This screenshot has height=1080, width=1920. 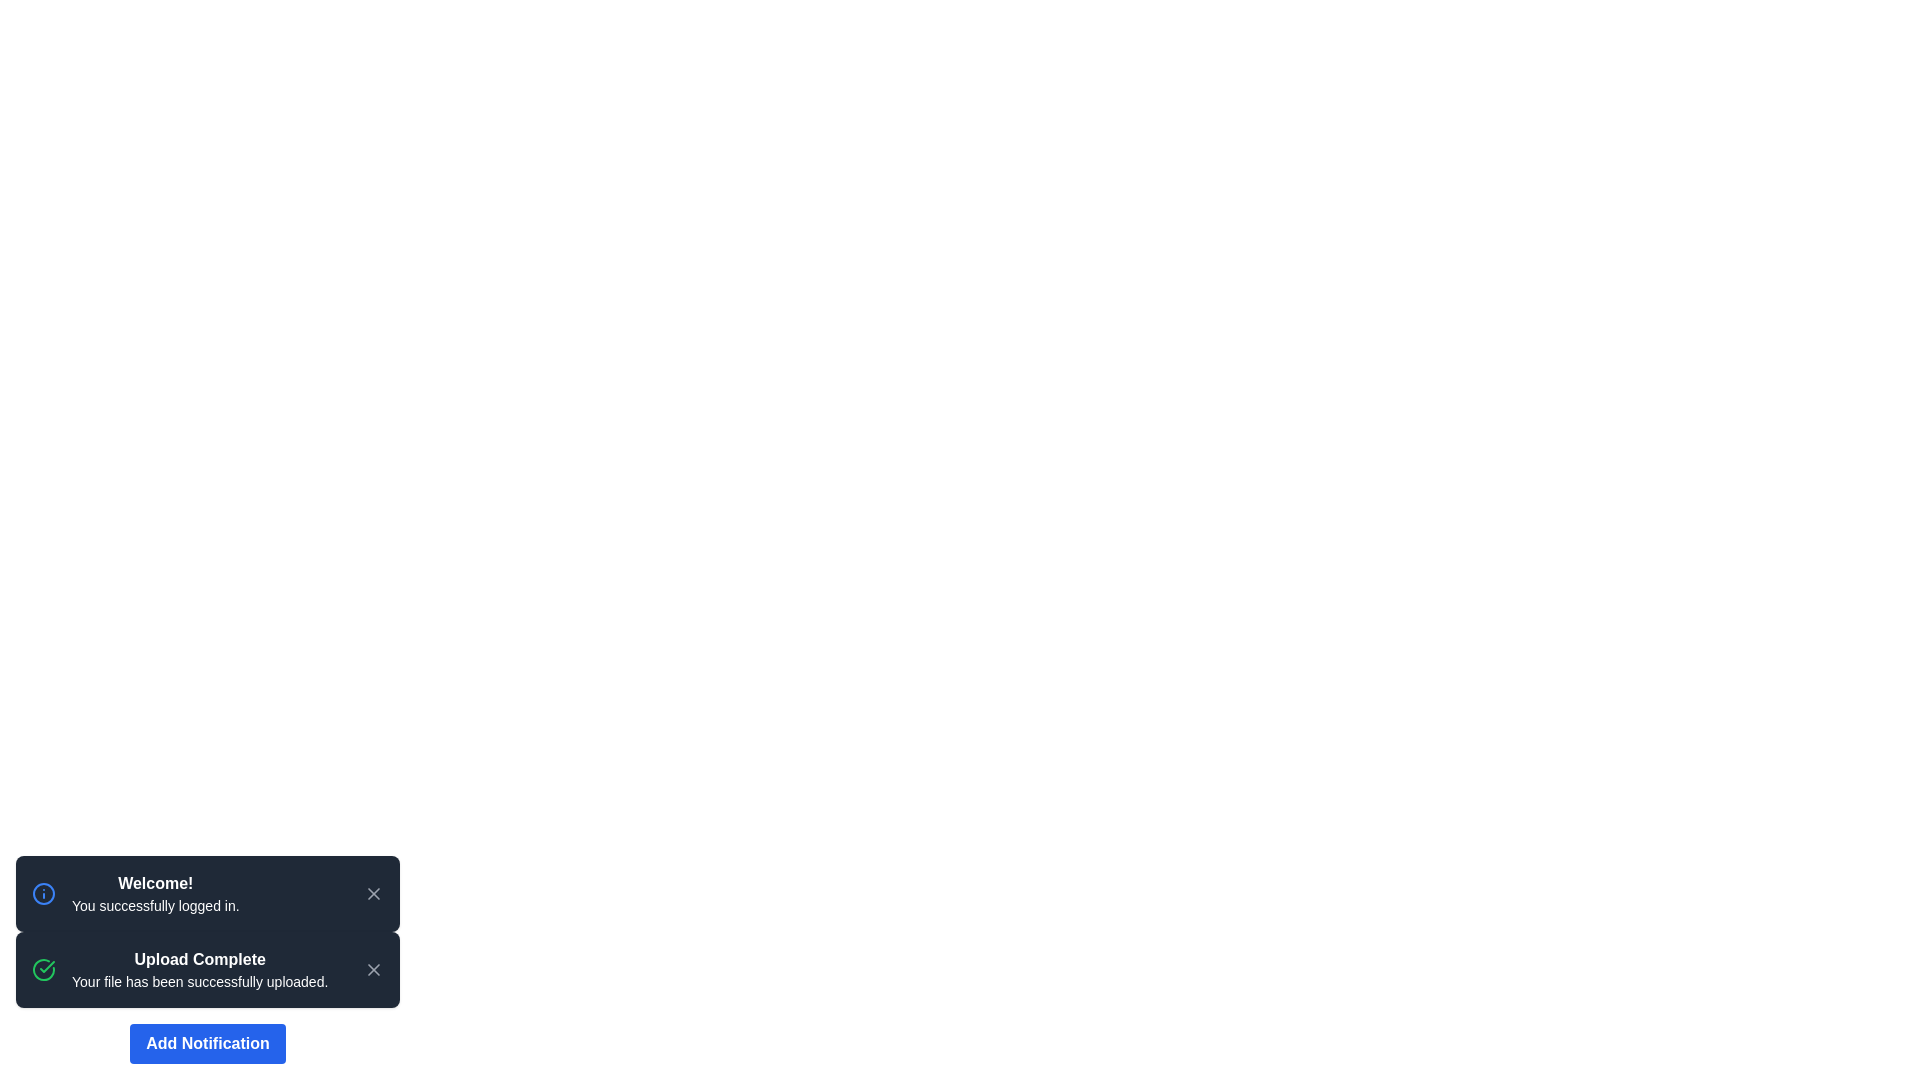 What do you see at coordinates (154, 906) in the screenshot?
I see `supplementary text message 'You successfully logged in.' located directly beneath the 'Welcome!' title in the notification card` at bounding box center [154, 906].